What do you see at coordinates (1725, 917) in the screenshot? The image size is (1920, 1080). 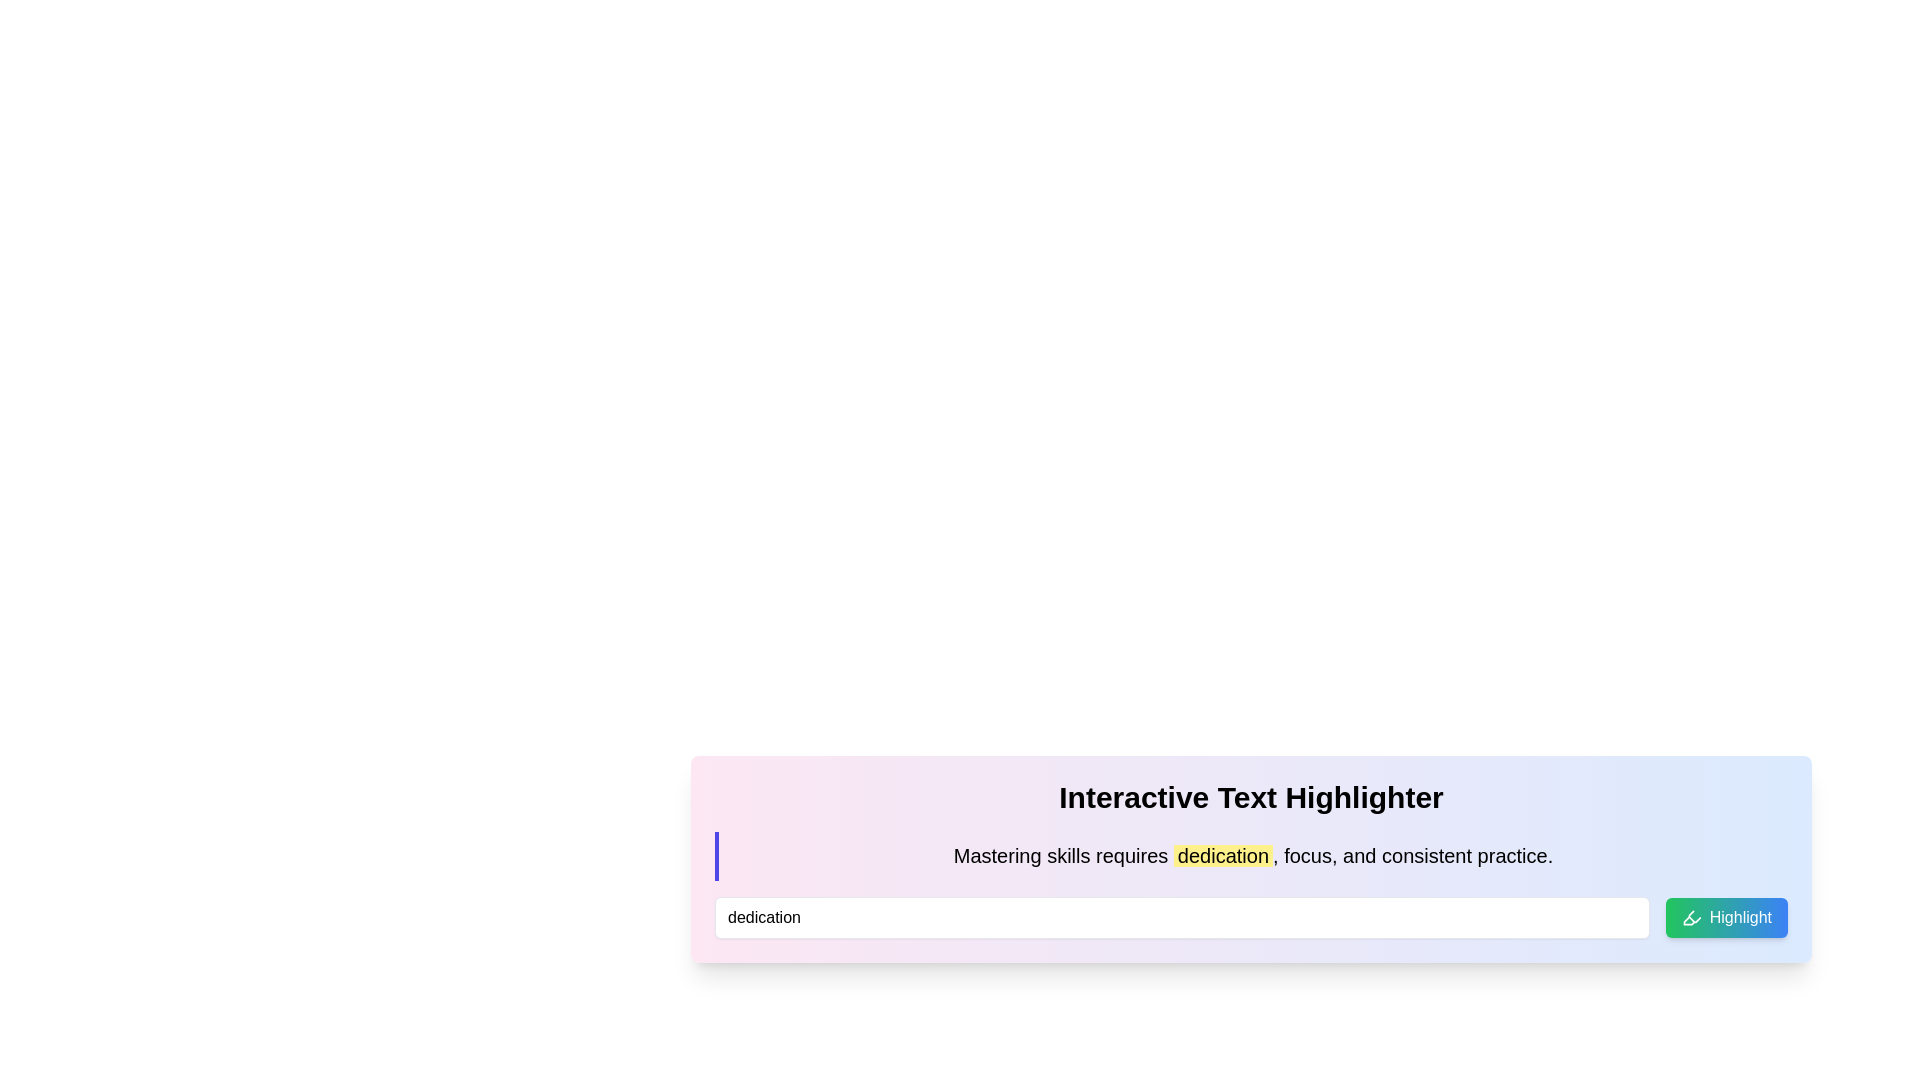 I see `the highlight button located on the right side of the text input field to alter its appearance` at bounding box center [1725, 917].